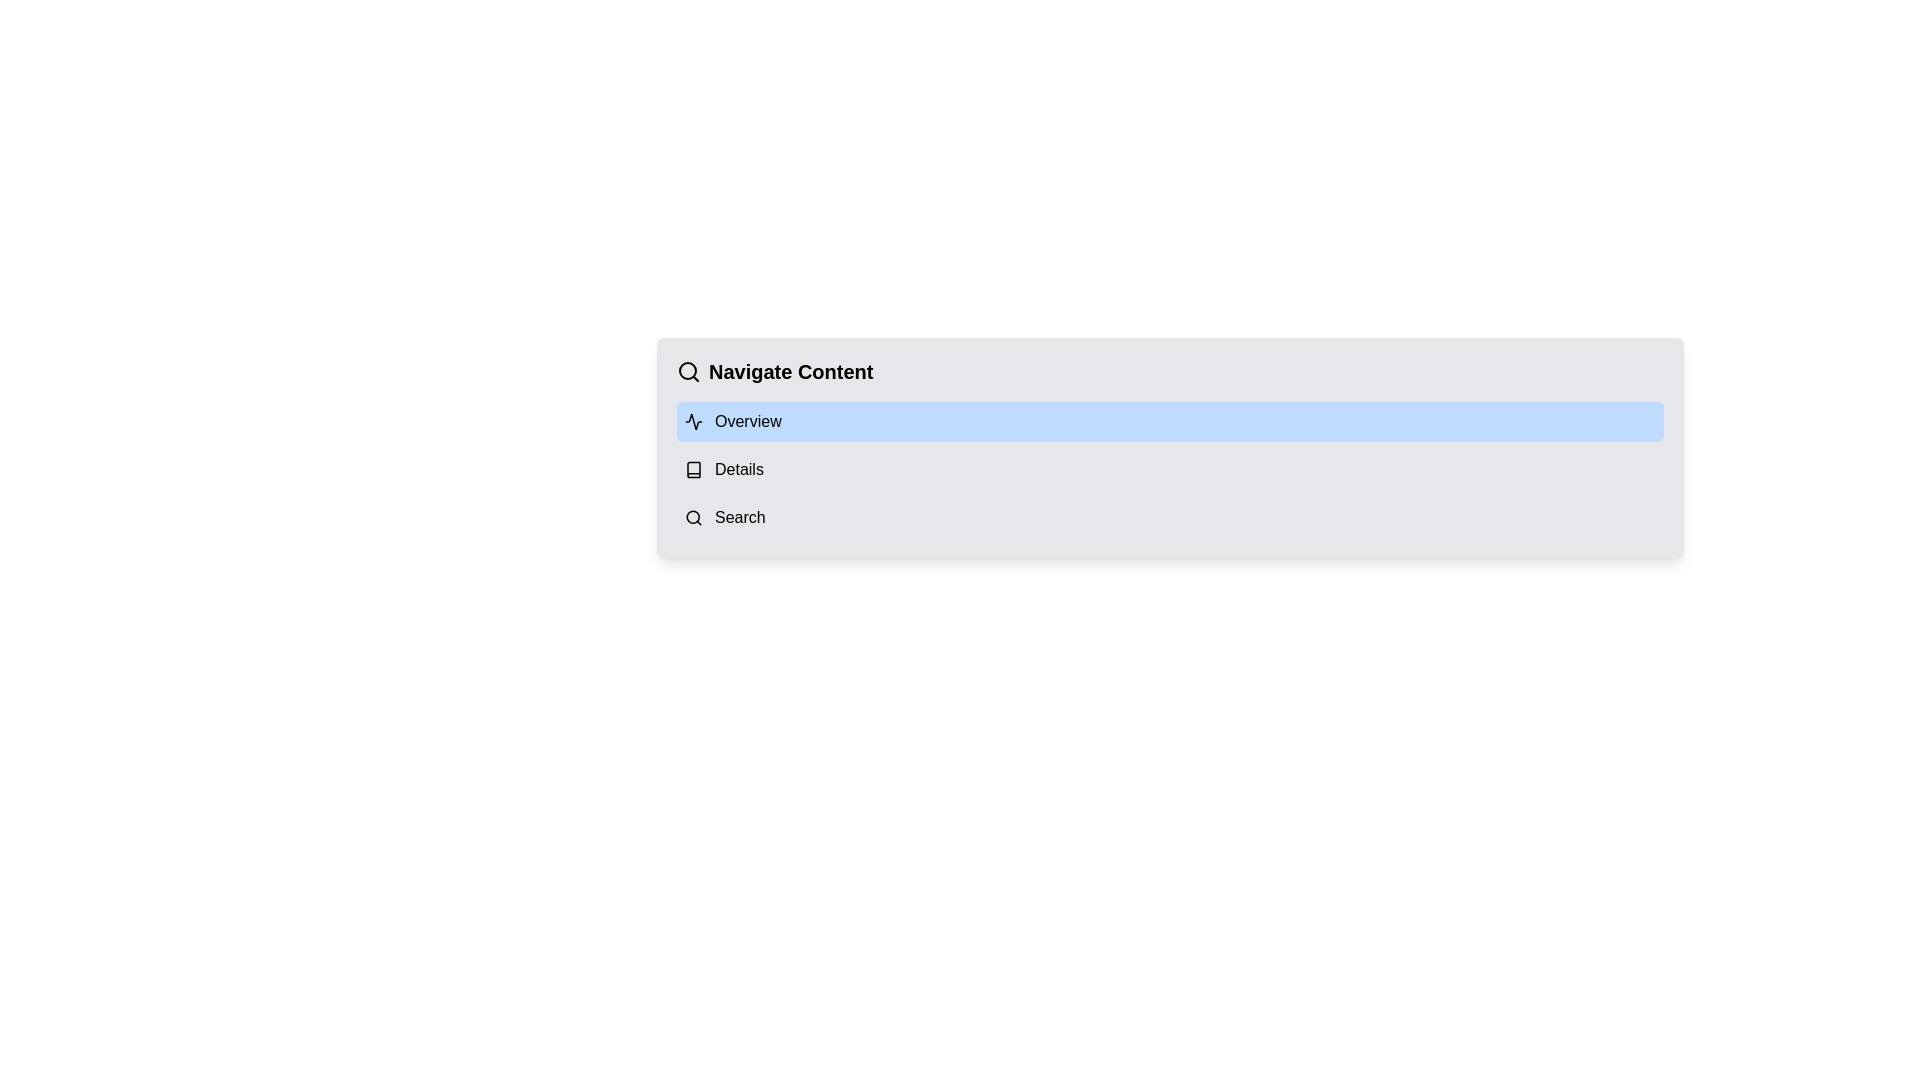 The width and height of the screenshot is (1920, 1080). I want to click on the icon located to the left of the 'Details' text label in the navigation menu, which visually represents the nature of the listed item, so click(694, 470).